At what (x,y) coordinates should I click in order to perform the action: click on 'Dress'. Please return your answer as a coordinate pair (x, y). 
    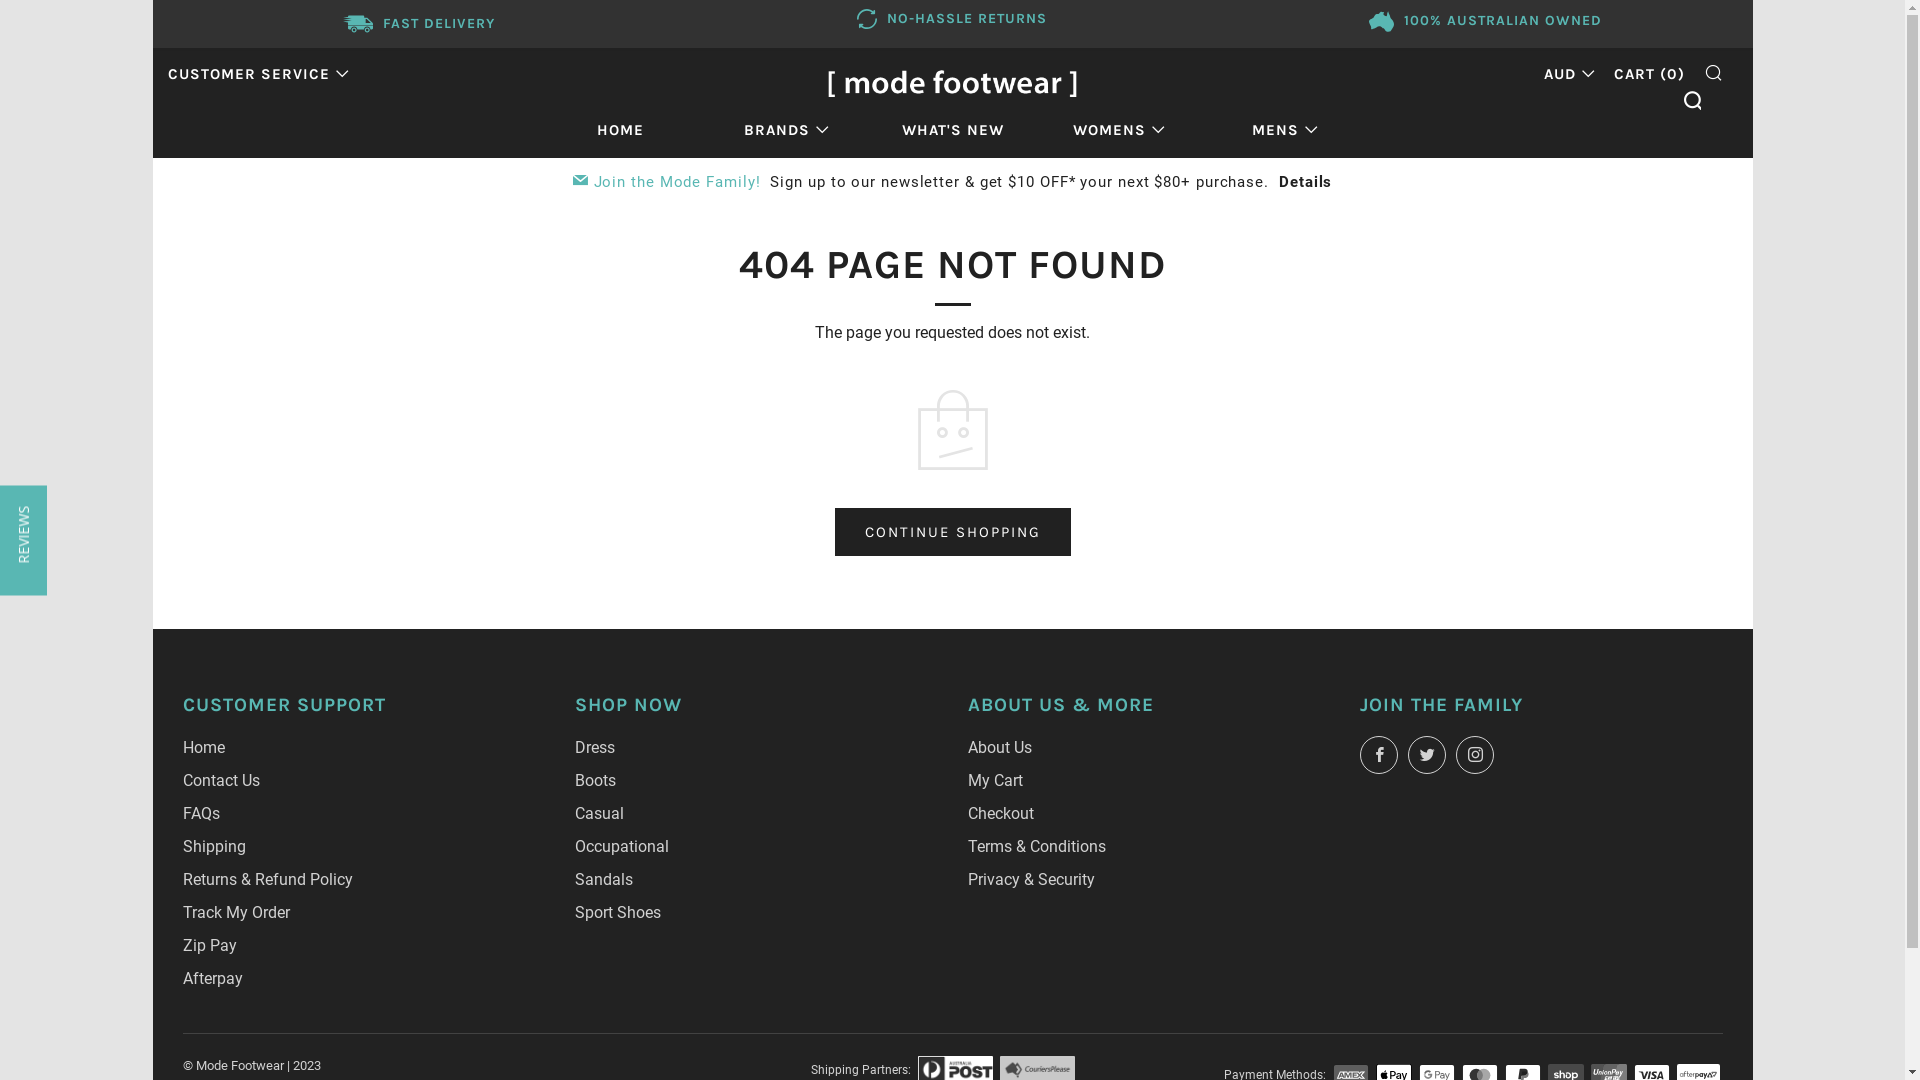
    Looking at the image, I should click on (594, 747).